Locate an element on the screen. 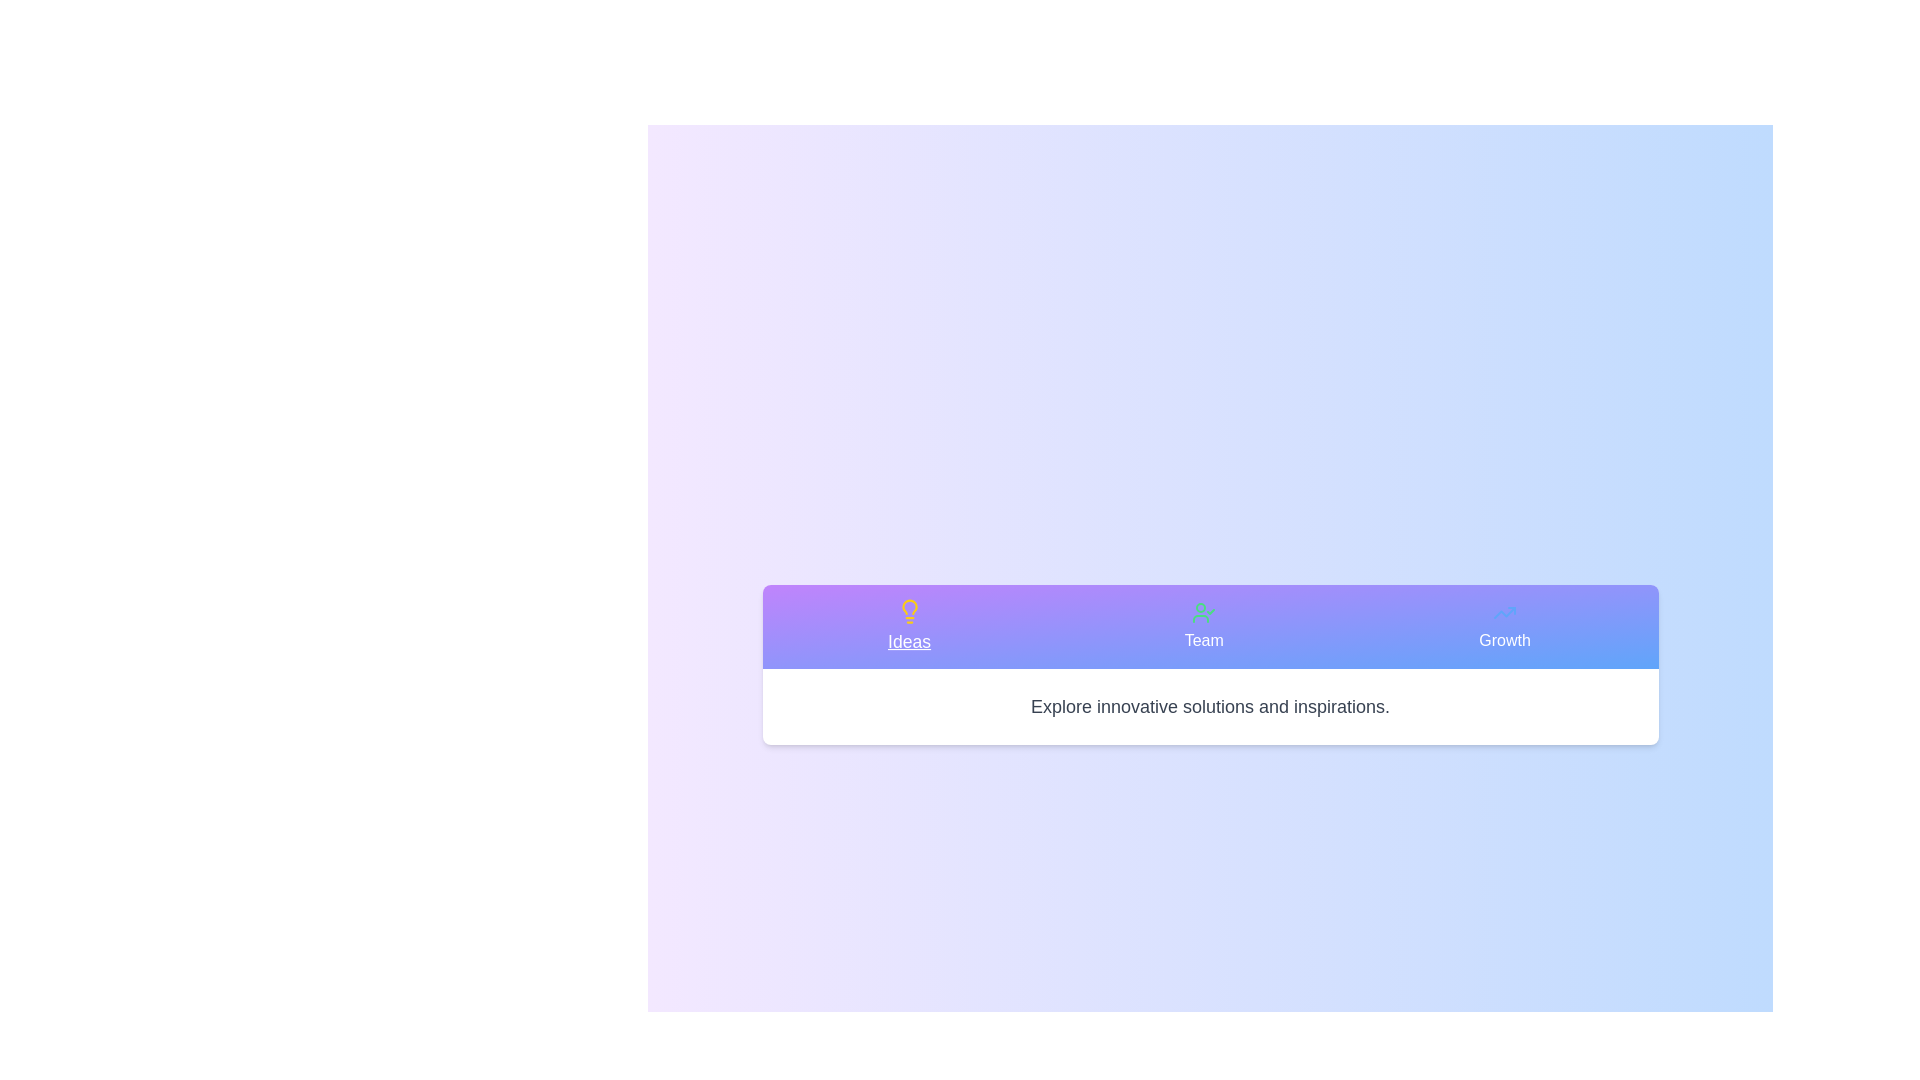  the tab labeled Growth is located at coordinates (1504, 626).